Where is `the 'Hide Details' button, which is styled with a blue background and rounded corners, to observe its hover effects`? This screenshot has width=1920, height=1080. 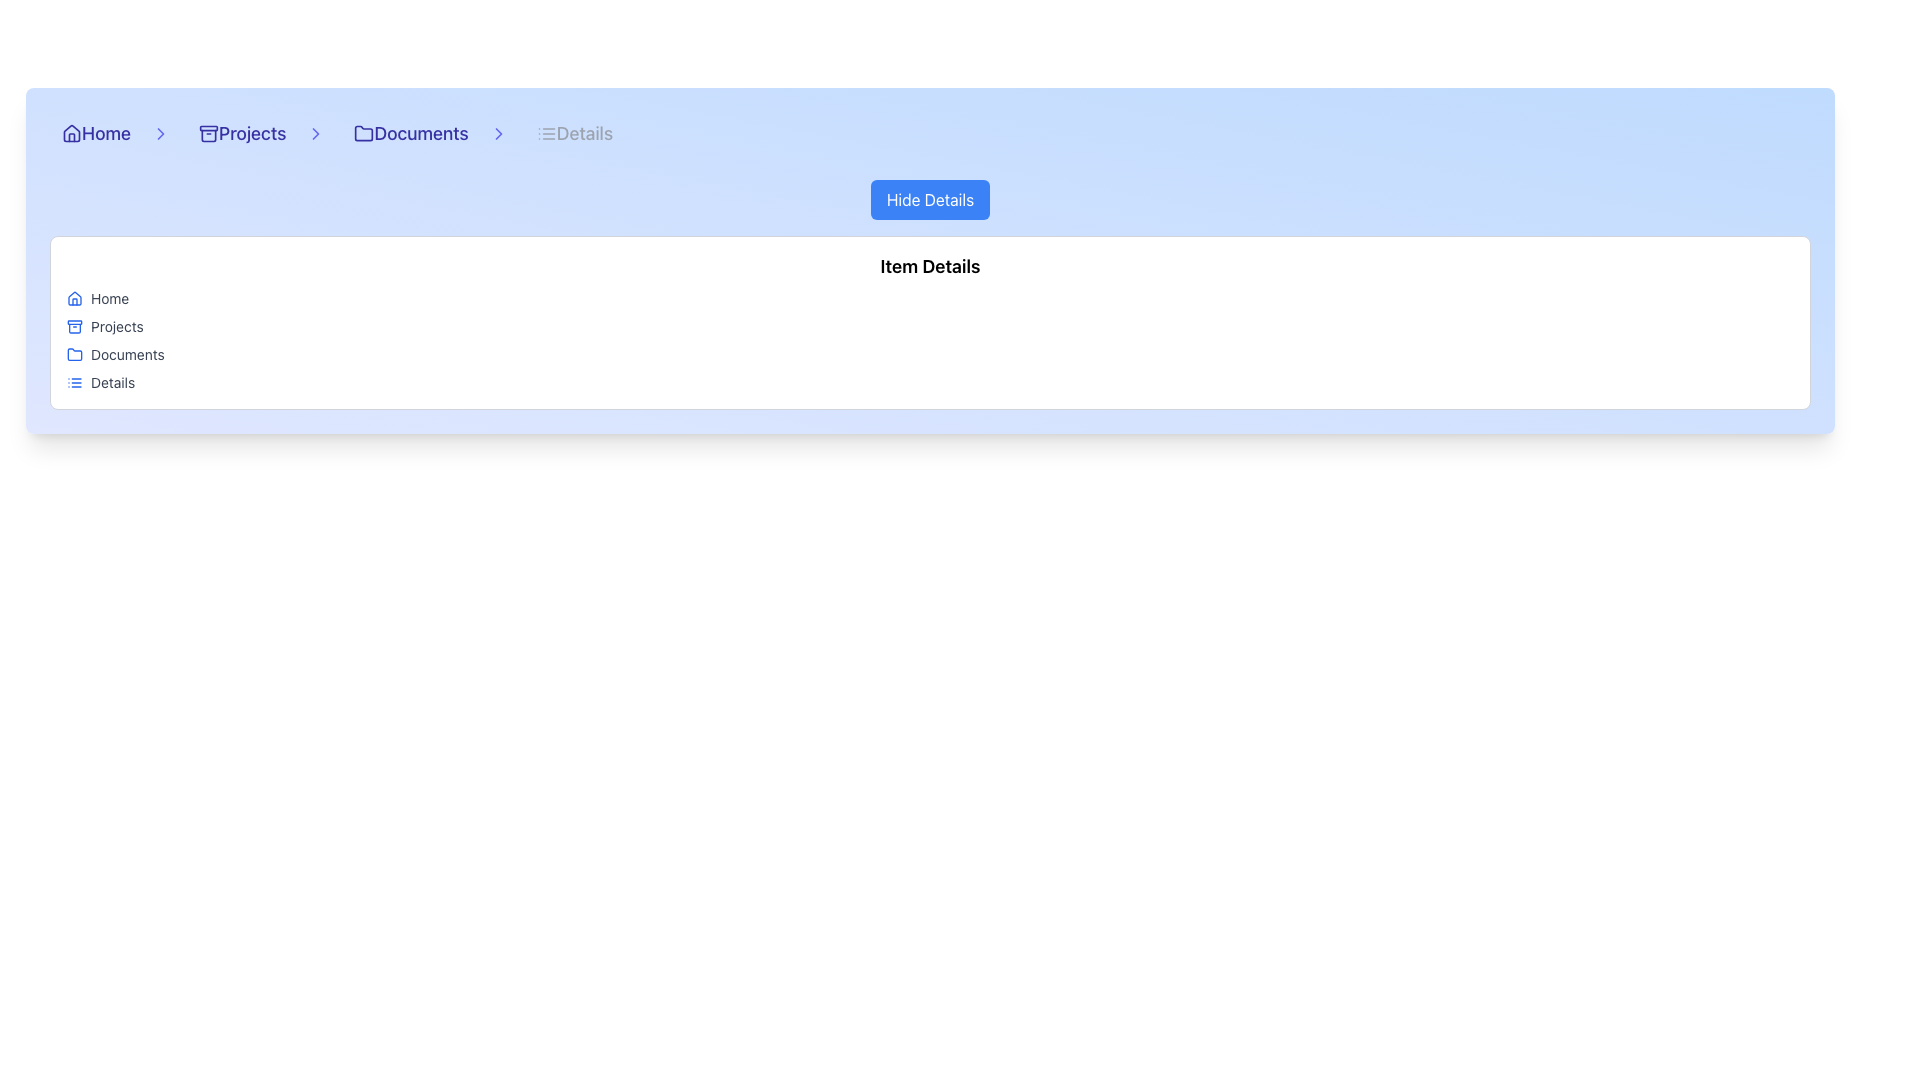
the 'Hide Details' button, which is styled with a blue background and rounded corners, to observe its hover effects is located at coordinates (929, 200).